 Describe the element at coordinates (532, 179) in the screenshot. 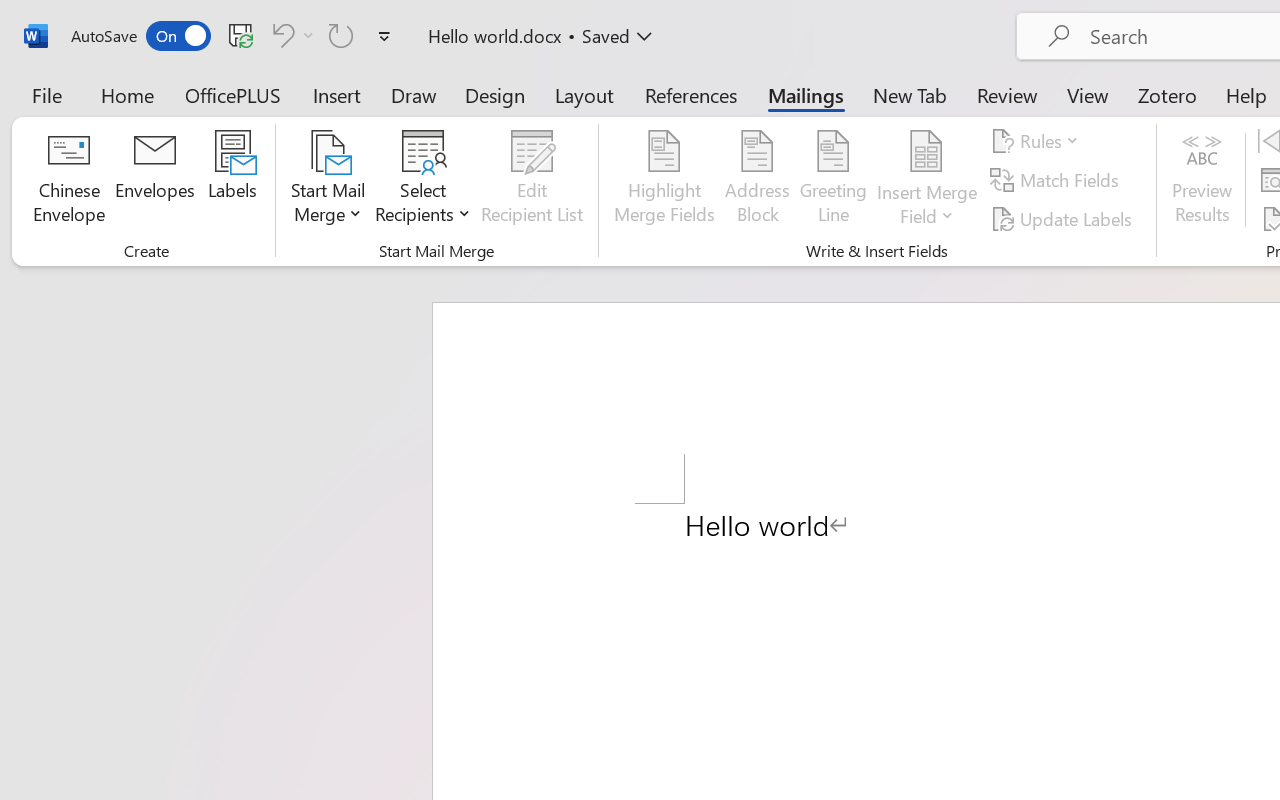

I see `'Edit Recipient List...'` at that location.